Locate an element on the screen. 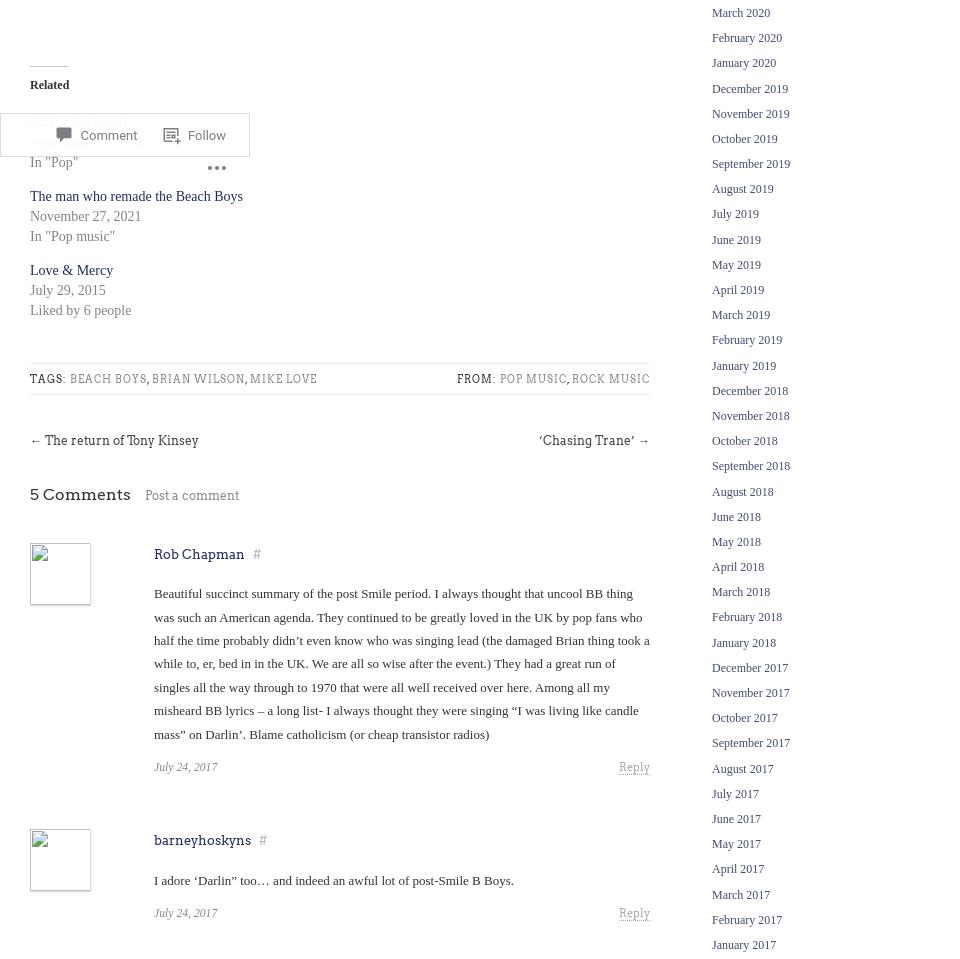  'November 2018' is located at coordinates (712, 413).